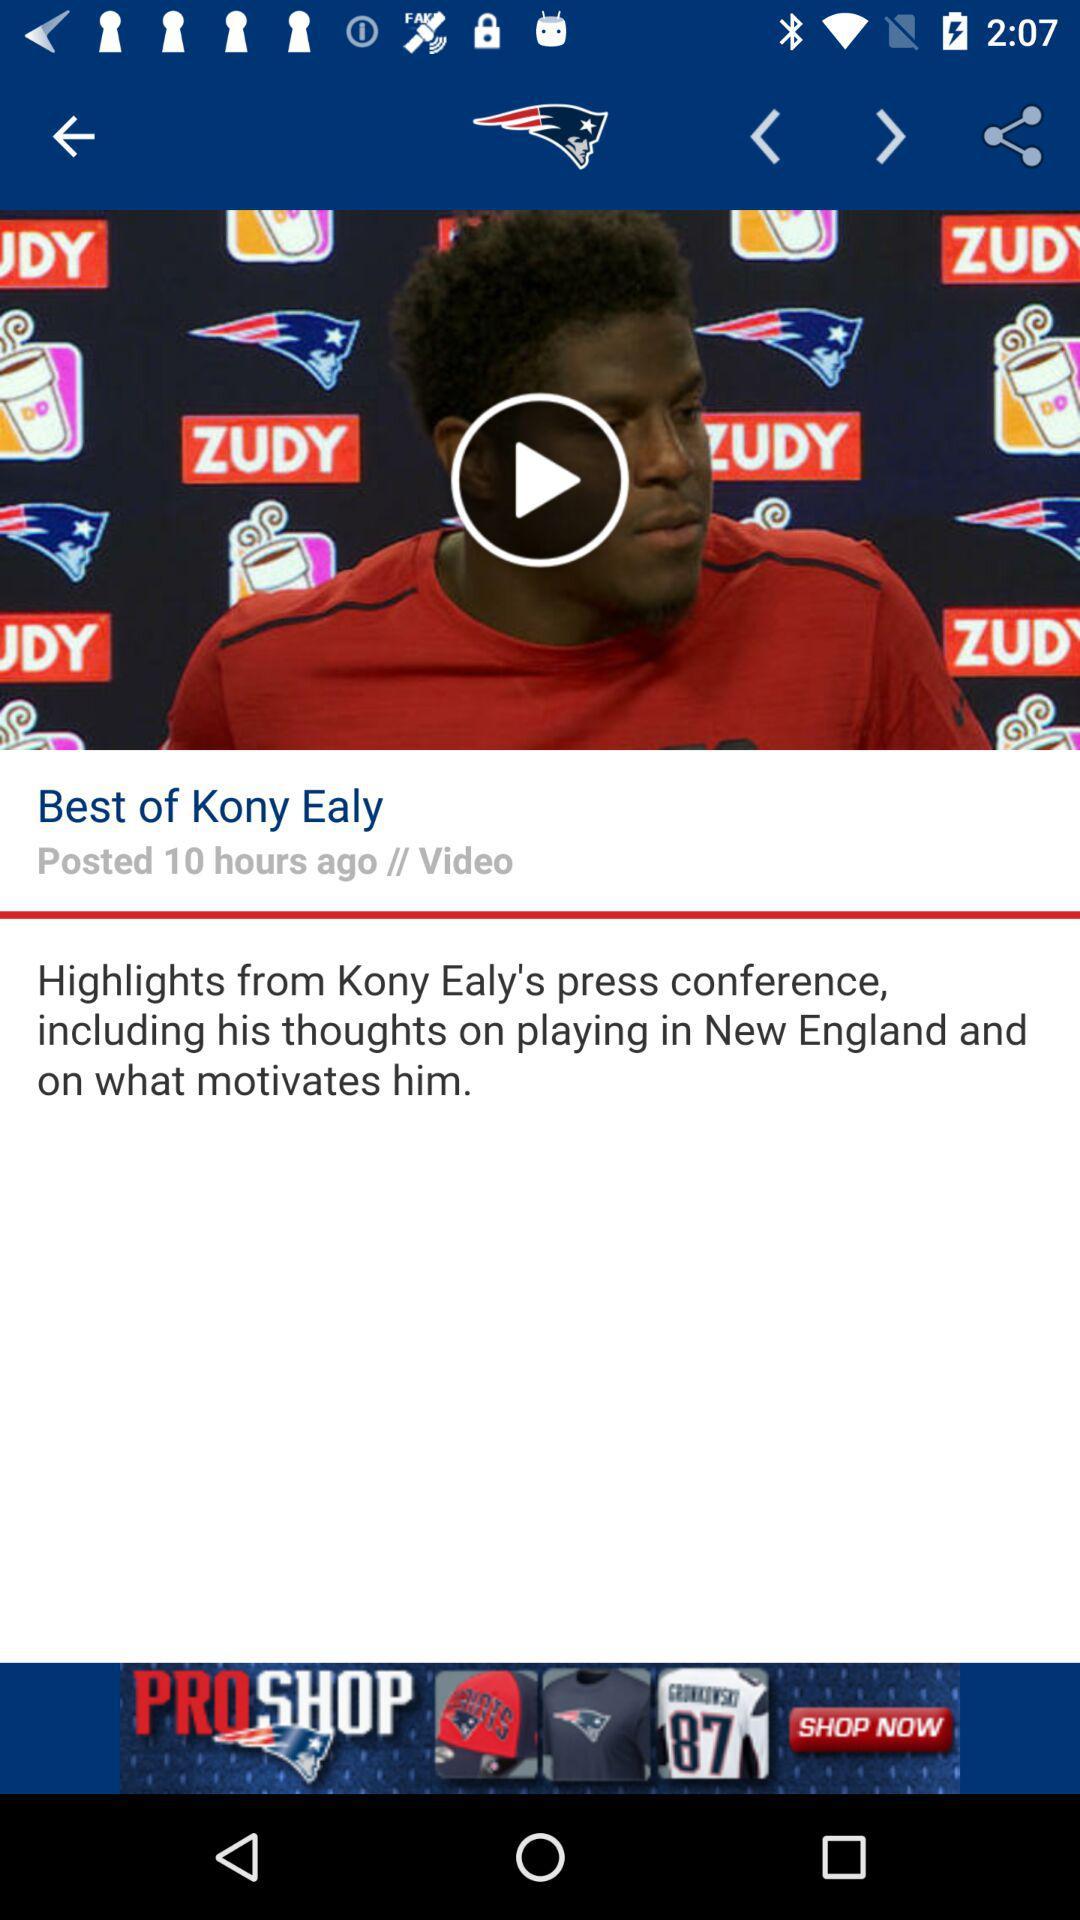 This screenshot has height=1920, width=1080. Describe the element at coordinates (540, 480) in the screenshot. I see `video` at that location.